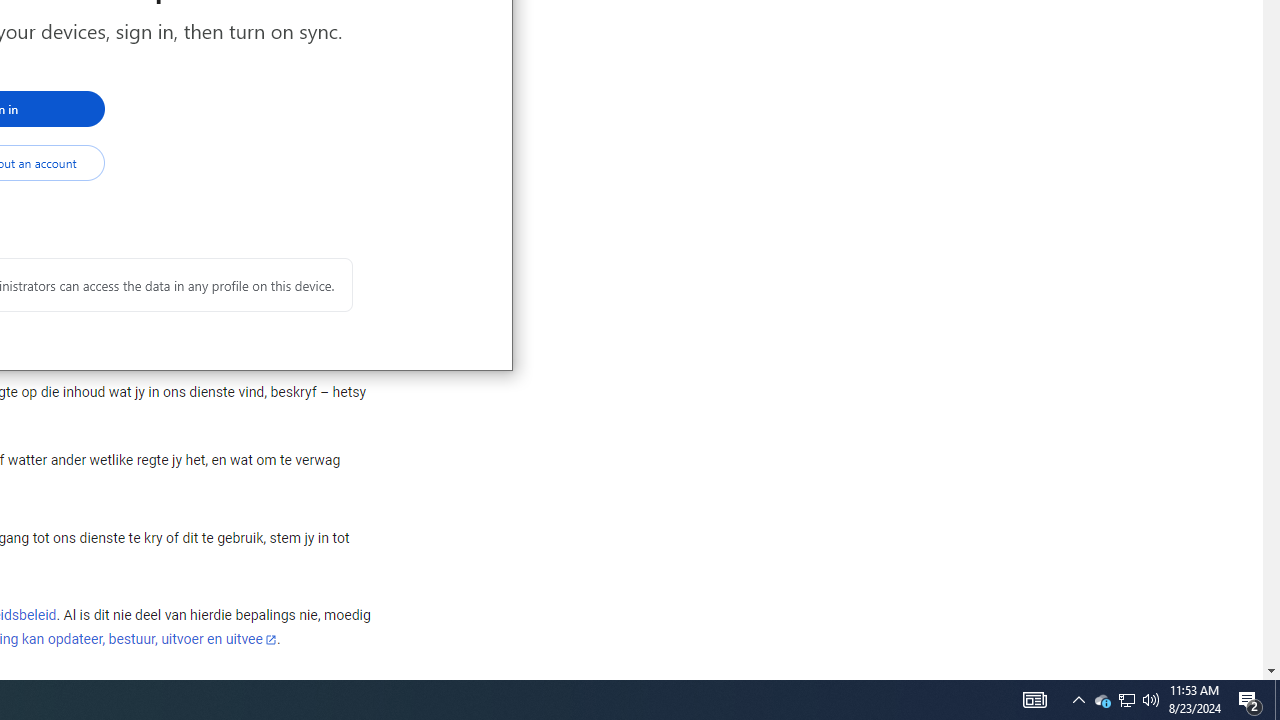 This screenshot has height=720, width=1280. What do you see at coordinates (1276, 698) in the screenshot?
I see `'Show desktop'` at bounding box center [1276, 698].